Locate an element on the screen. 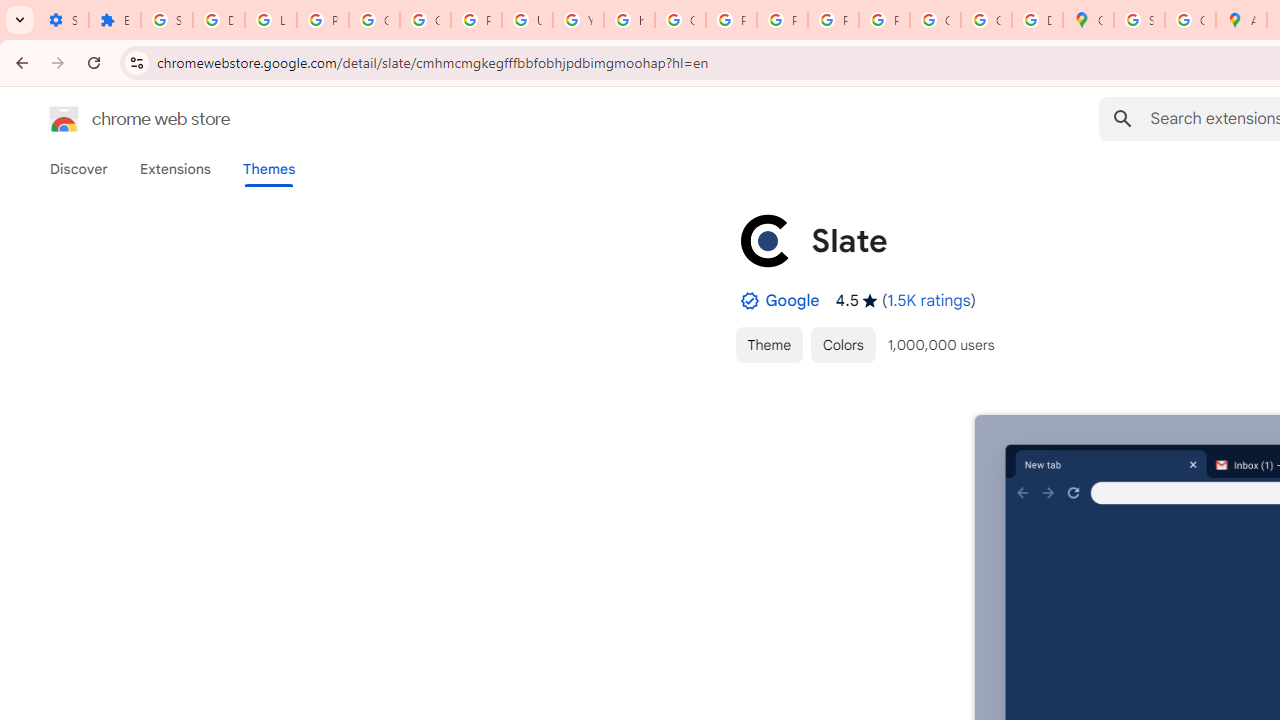 Image resolution: width=1280 pixels, height=720 pixels. 'Create your Google Account' is located at coordinates (1190, 20).